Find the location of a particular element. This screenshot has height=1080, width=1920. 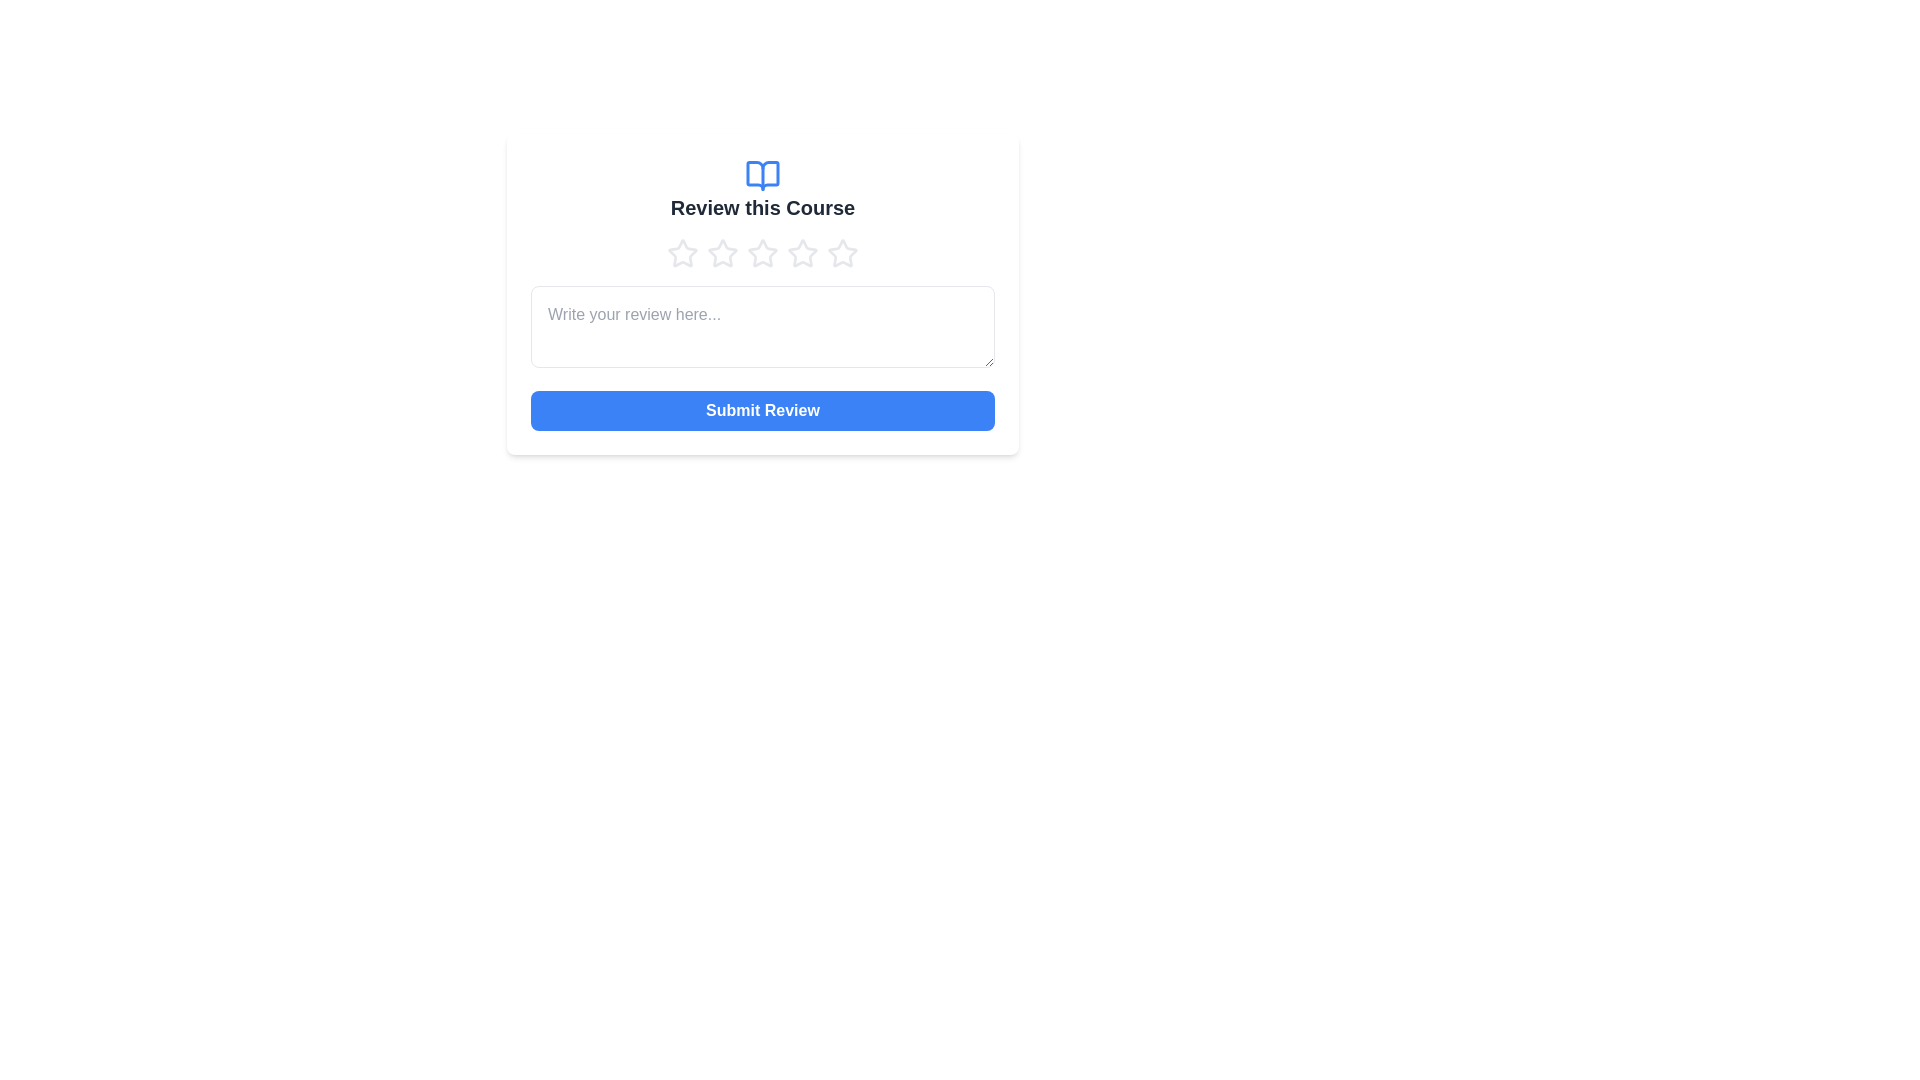

the submit button located at the bottom of the 'Review this Course' card to observe the hover effect is located at coordinates (762, 410).